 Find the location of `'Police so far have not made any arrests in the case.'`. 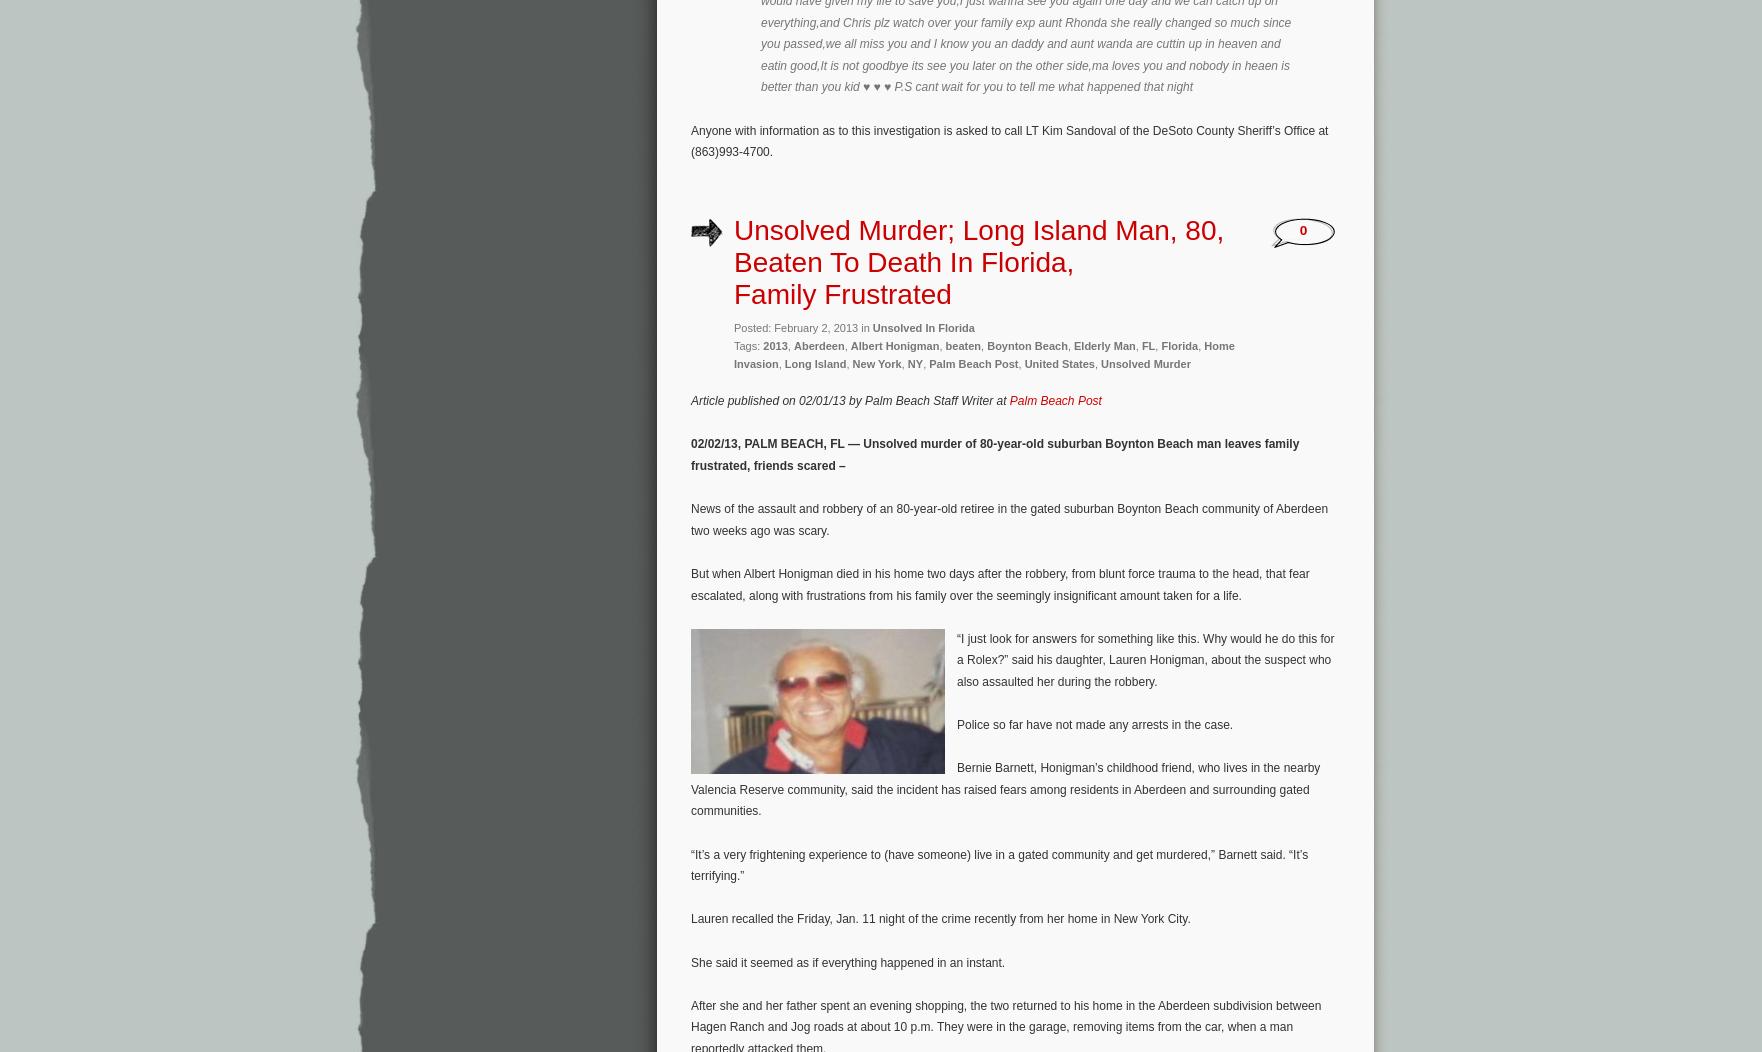

'Police so far have not made any arrests in the case.' is located at coordinates (1095, 725).